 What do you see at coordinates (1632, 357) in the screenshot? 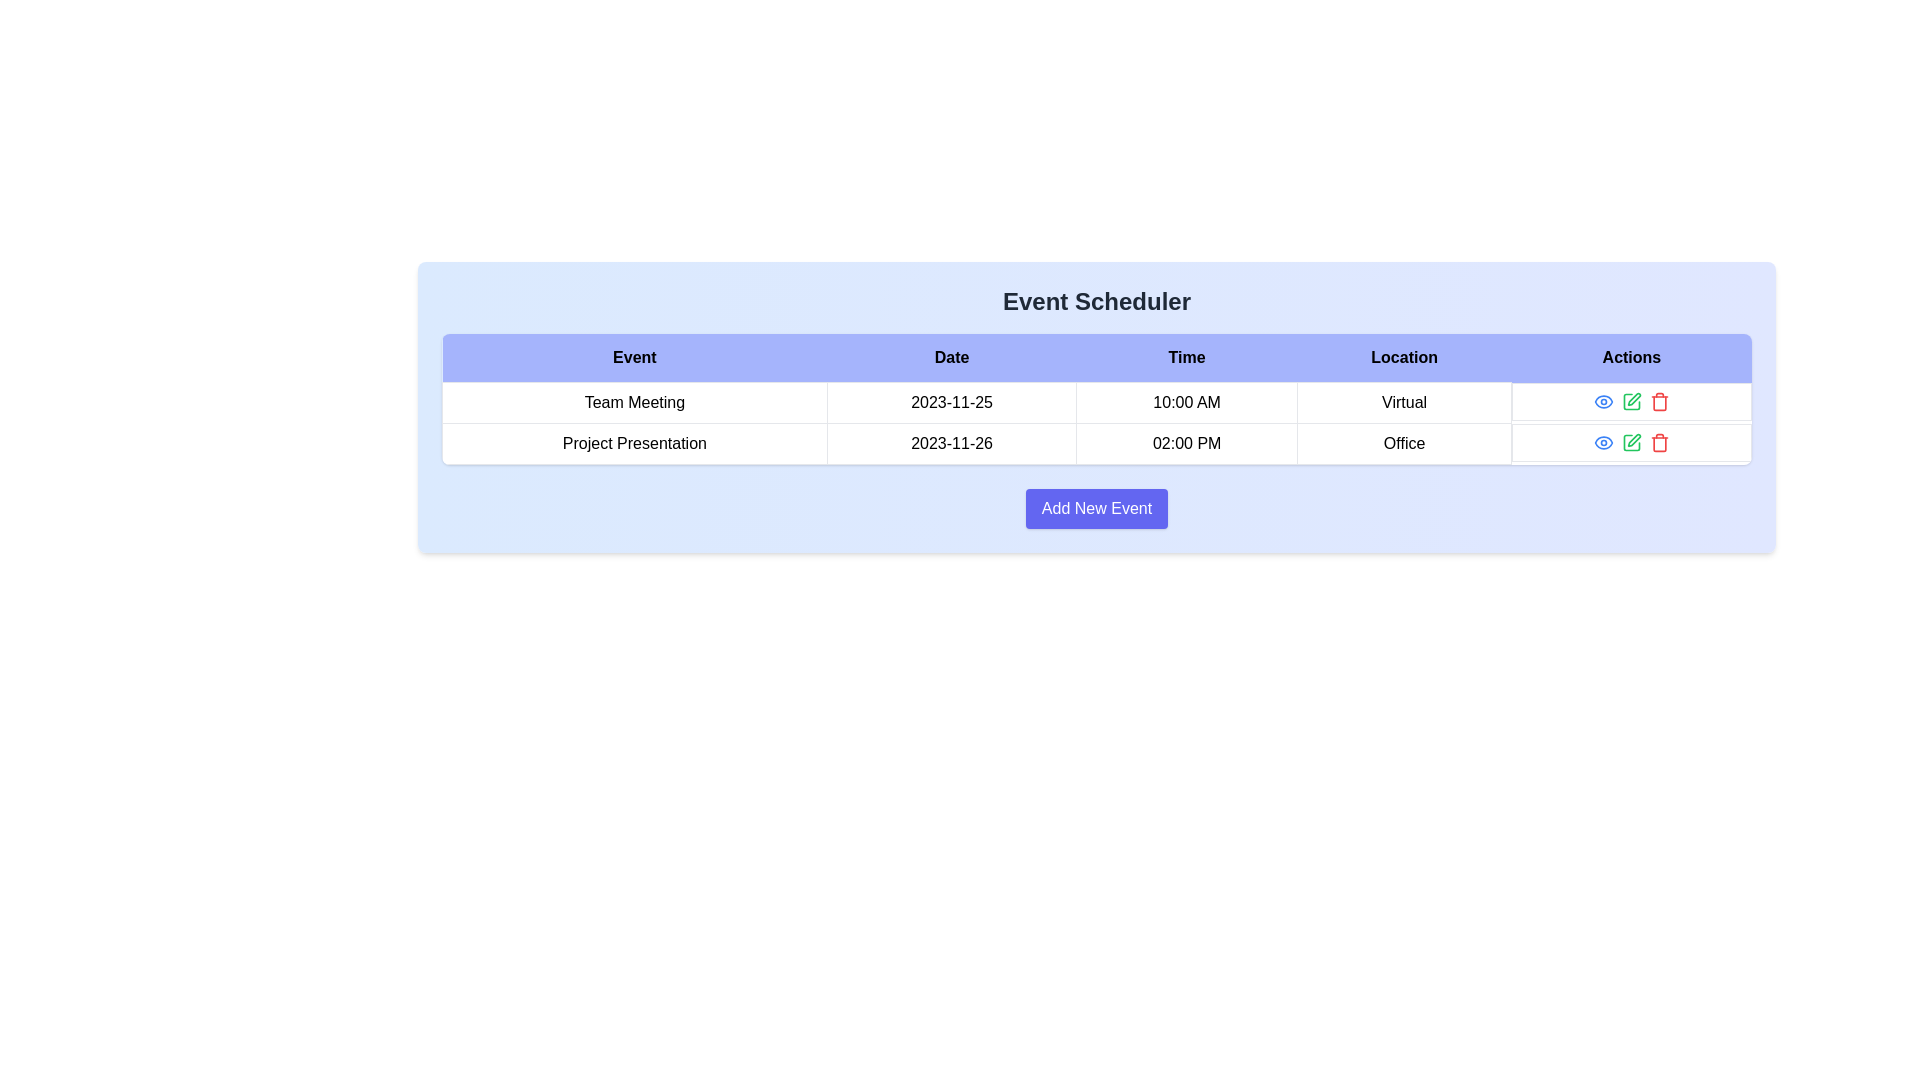
I see `the text label 'Actions' located in the last column header of the table with a light blue background` at bounding box center [1632, 357].